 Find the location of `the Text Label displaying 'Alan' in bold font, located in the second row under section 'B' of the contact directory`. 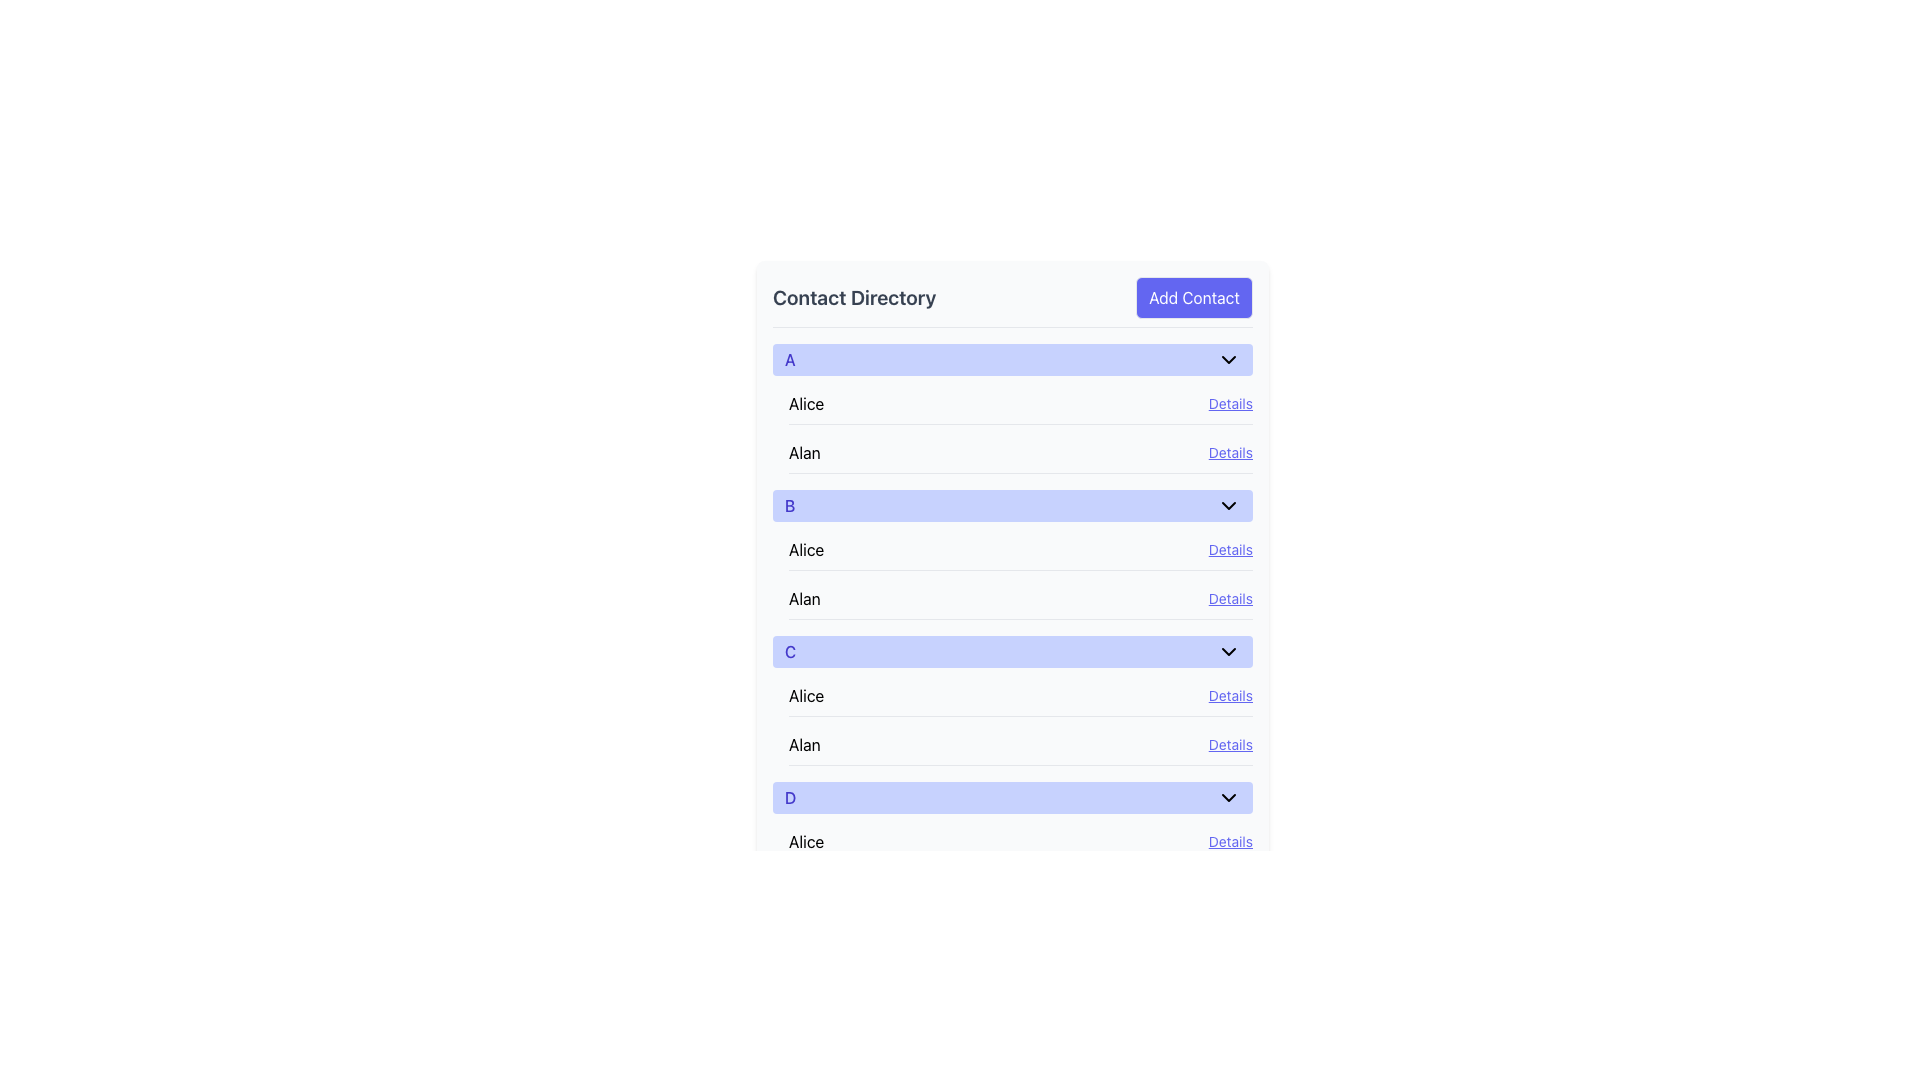

the Text Label displaying 'Alan' in bold font, located in the second row under section 'B' of the contact directory is located at coordinates (804, 597).